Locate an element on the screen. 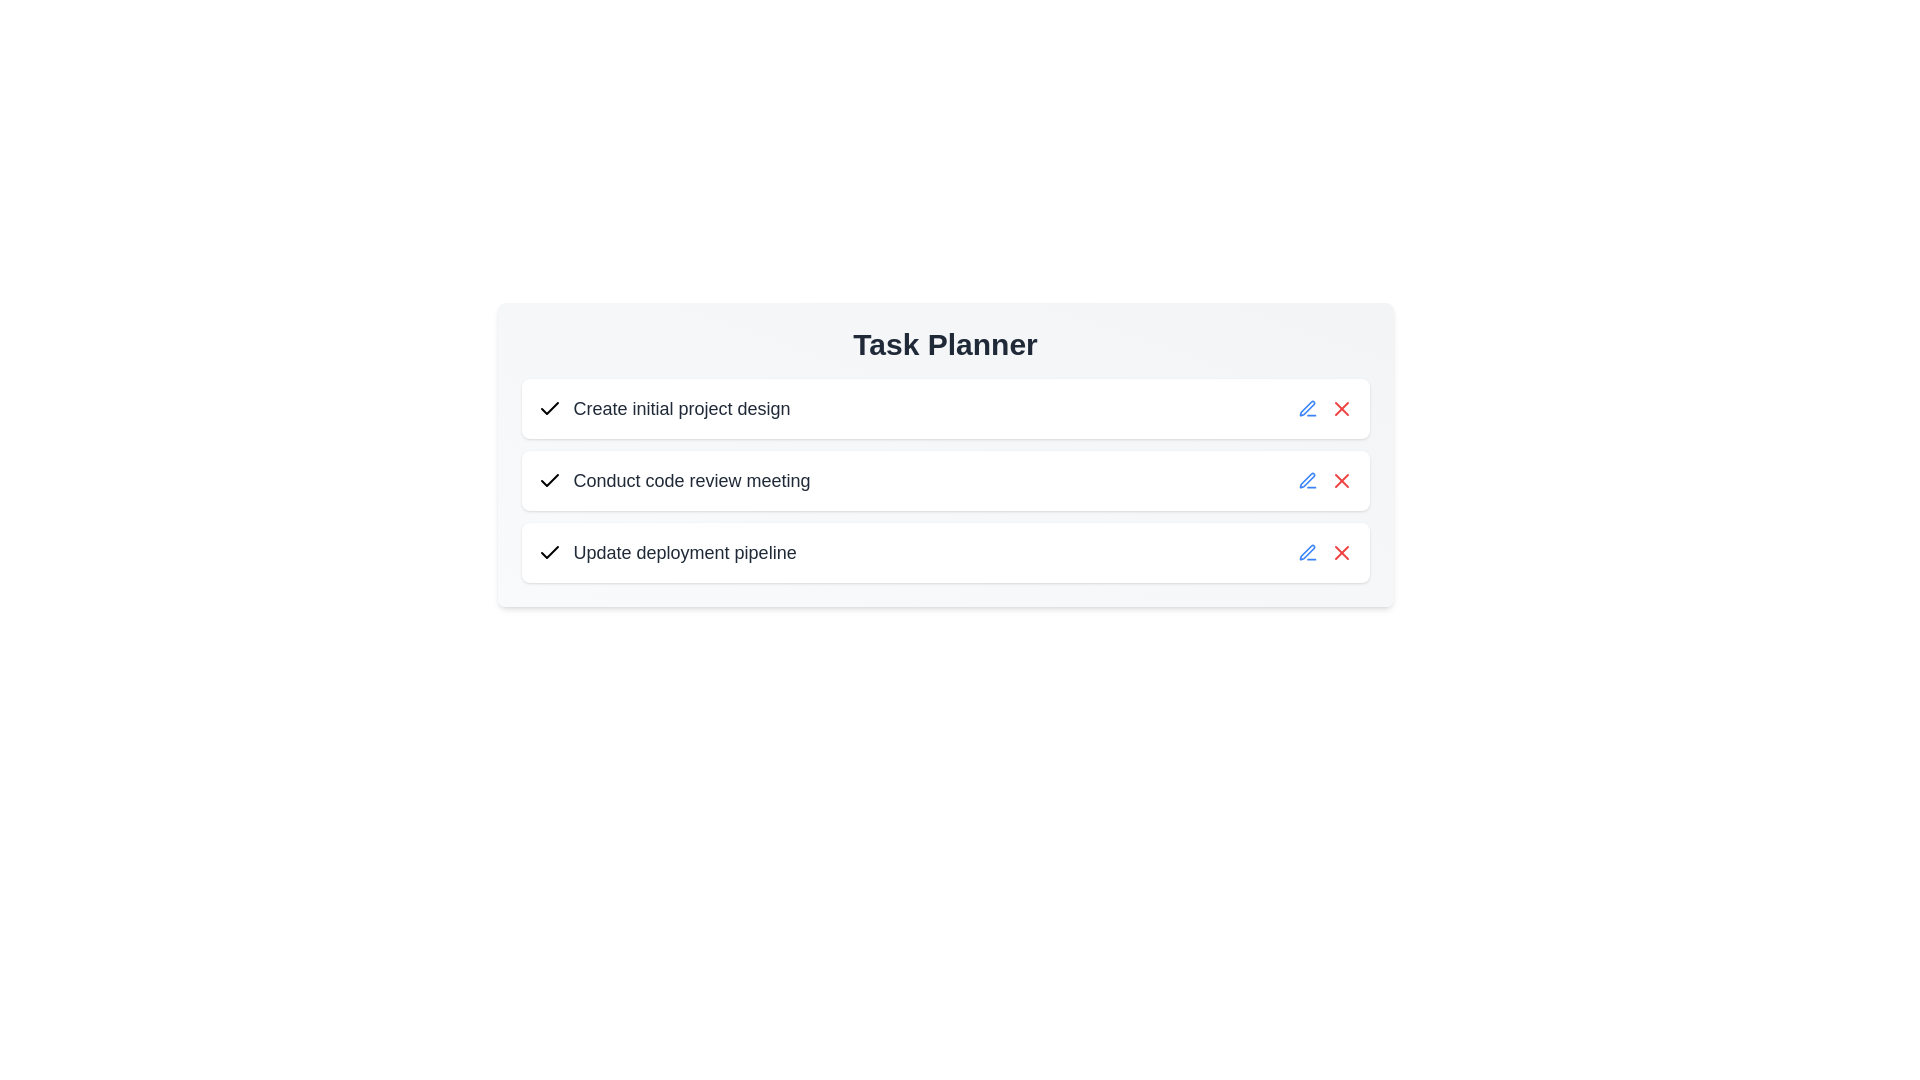 The image size is (1920, 1080). the red cross icon SVG graphic located in the 'Conduct code review meeting' row of the task list is located at coordinates (1341, 481).